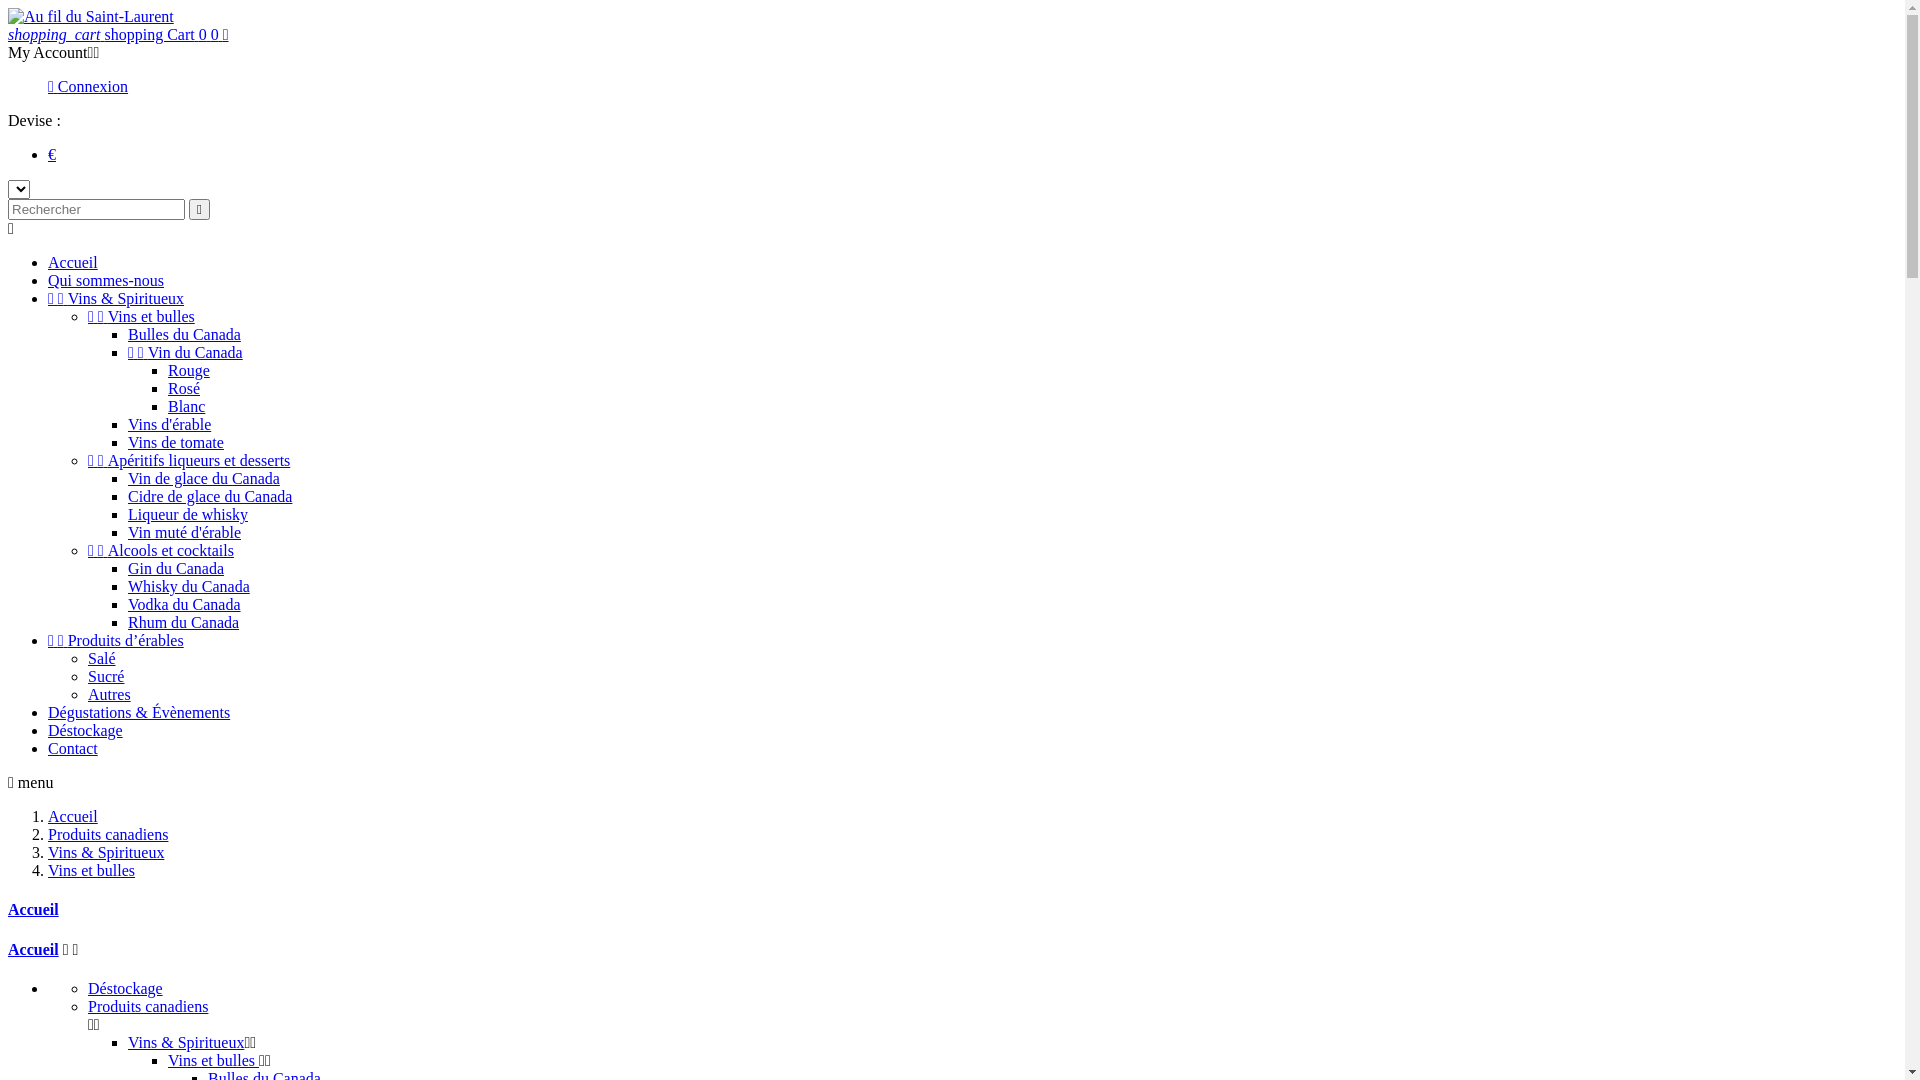  What do you see at coordinates (104, 280) in the screenshot?
I see `'Qui sommes-nous'` at bounding box center [104, 280].